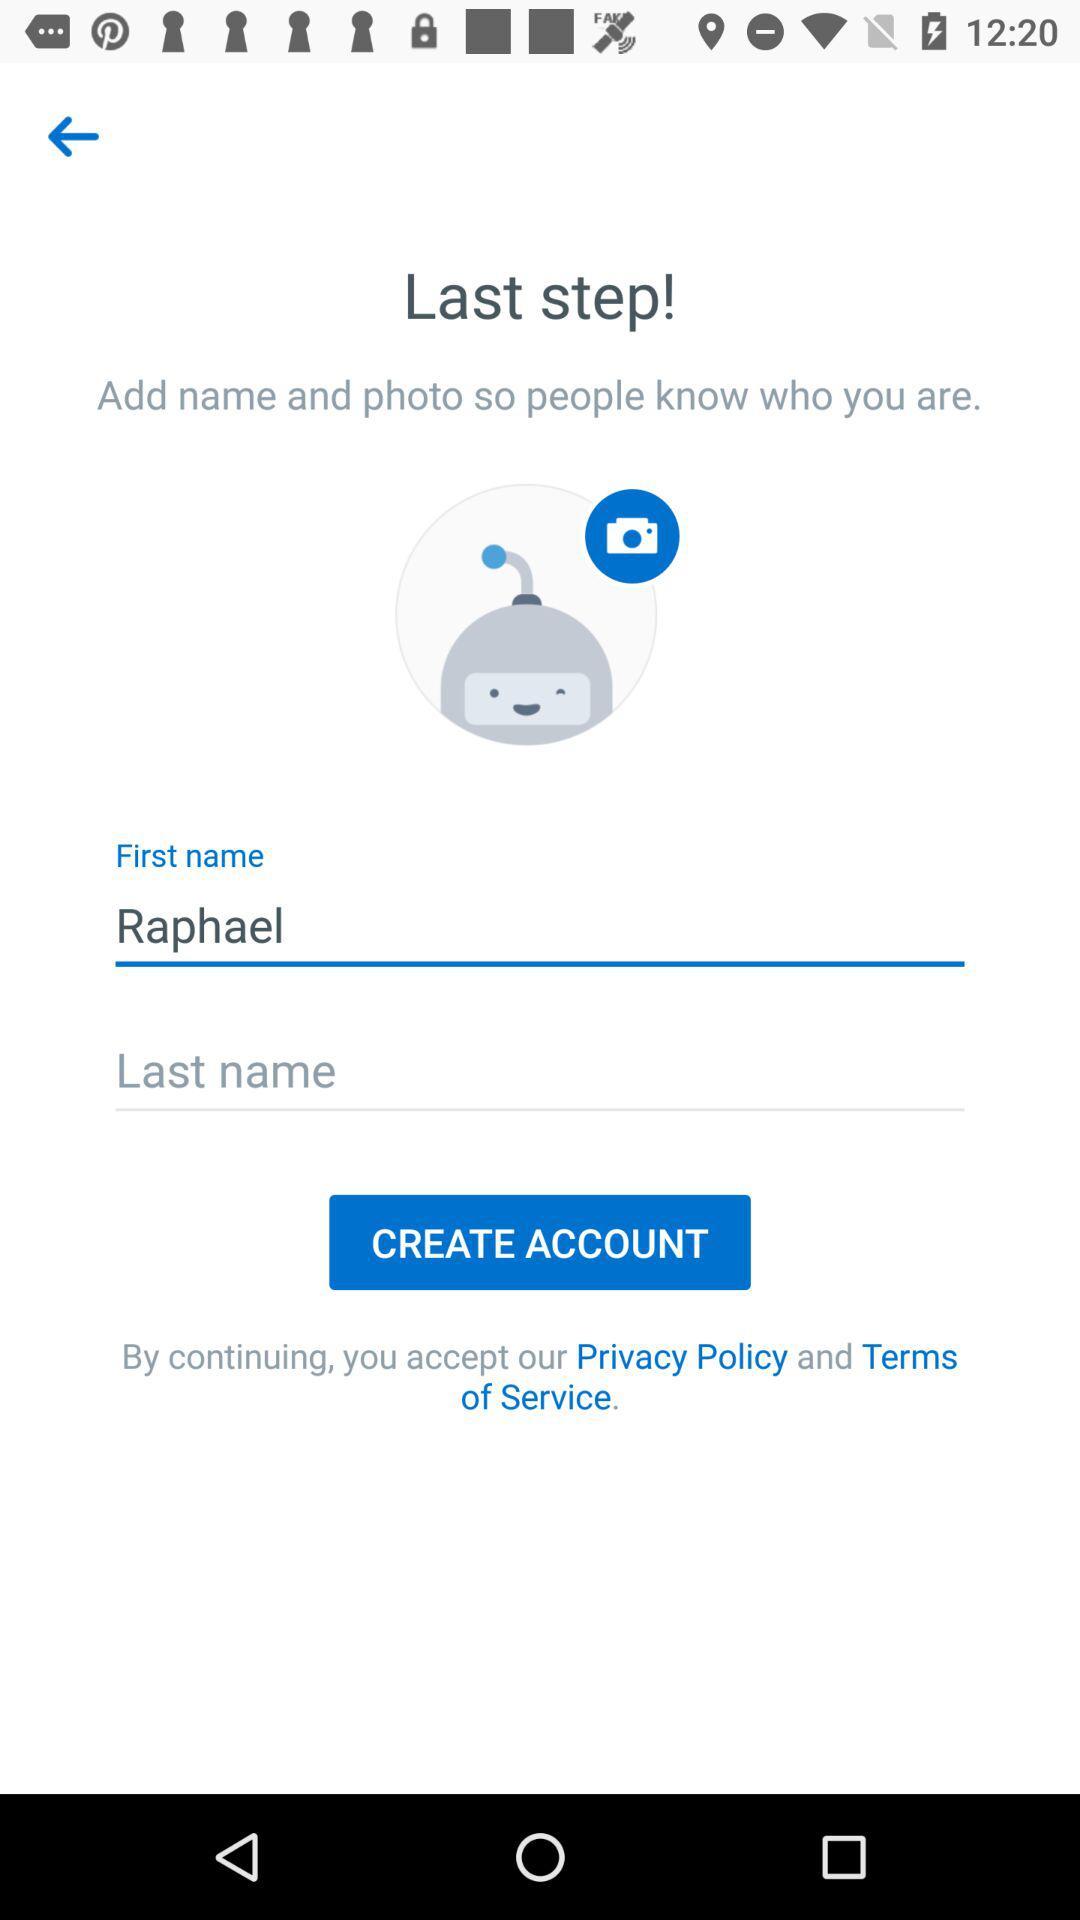 This screenshot has width=1080, height=1920. I want to click on icon above by continuing you item, so click(540, 1241).